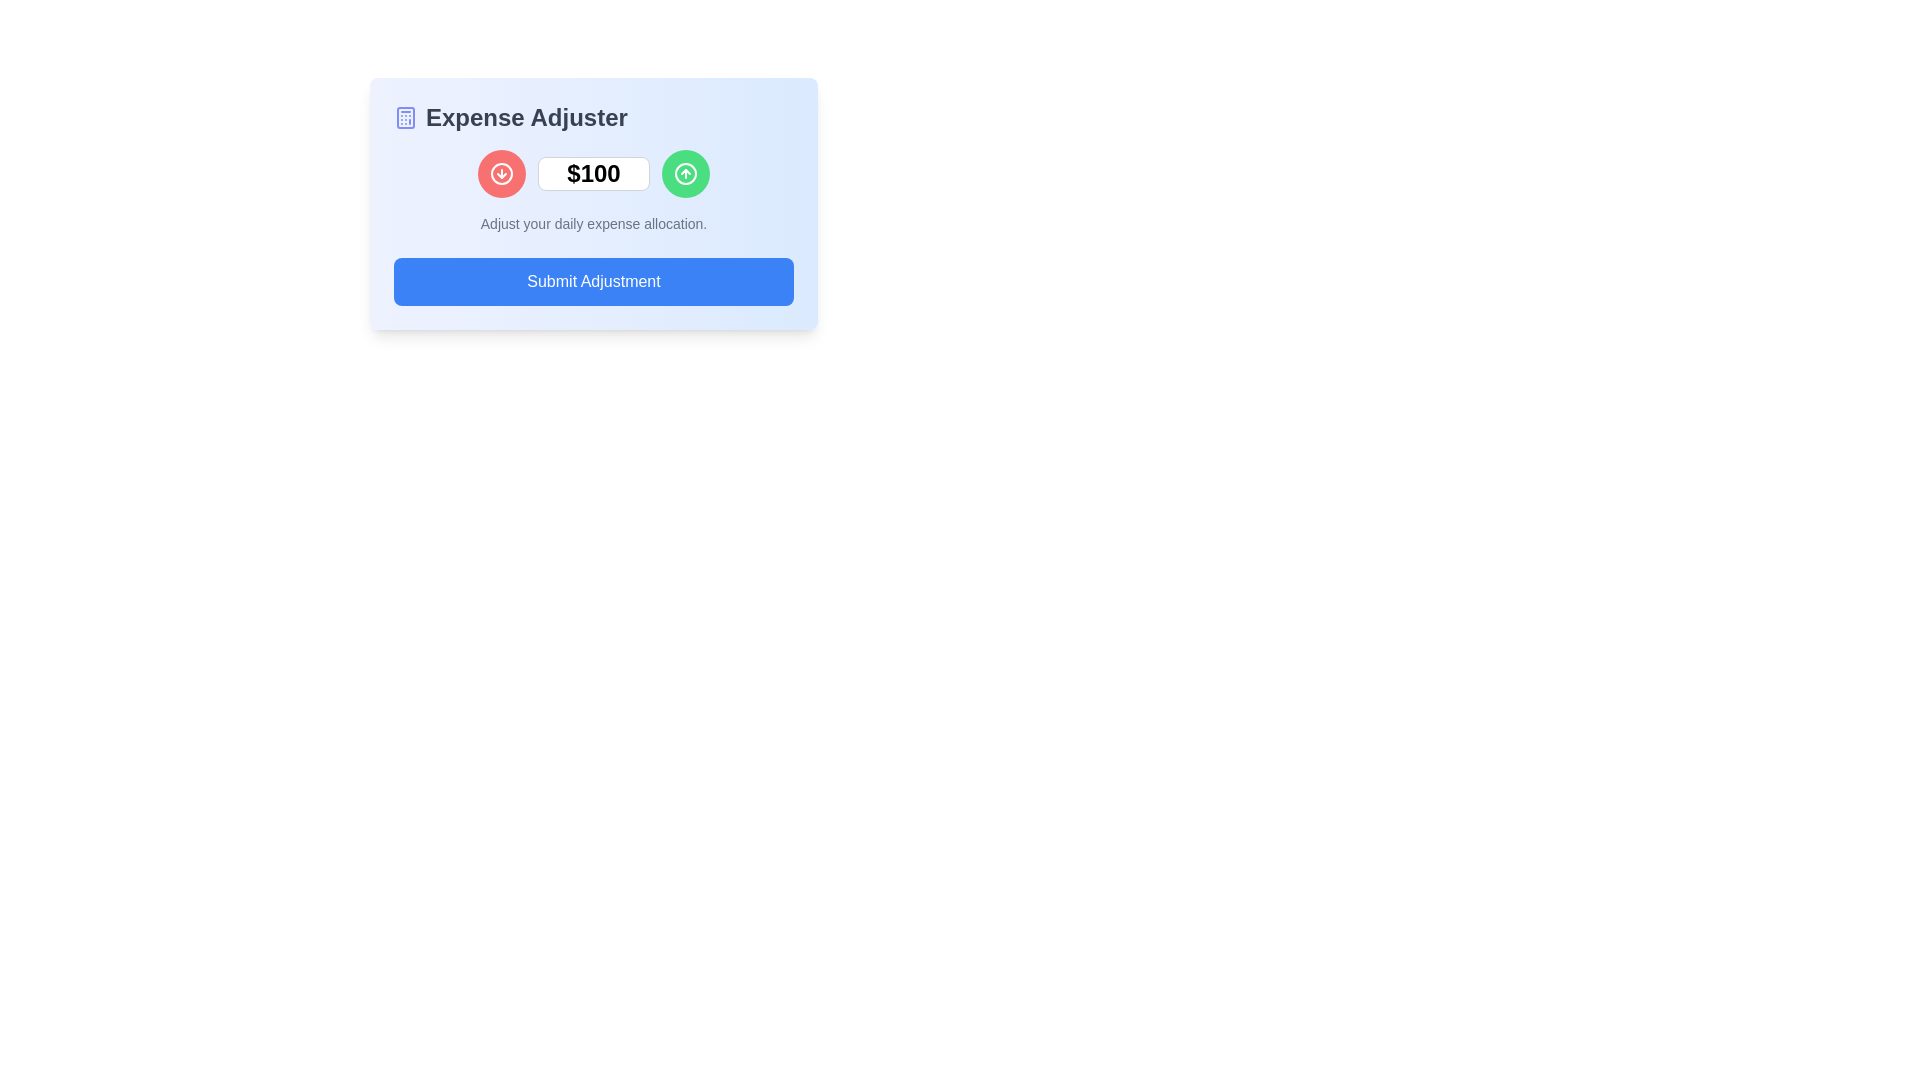 This screenshot has height=1080, width=1920. What do you see at coordinates (405, 118) in the screenshot?
I see `the calculator icon representing the 'Expense Adjuster' title, located at the top-left corner of the interface card` at bounding box center [405, 118].